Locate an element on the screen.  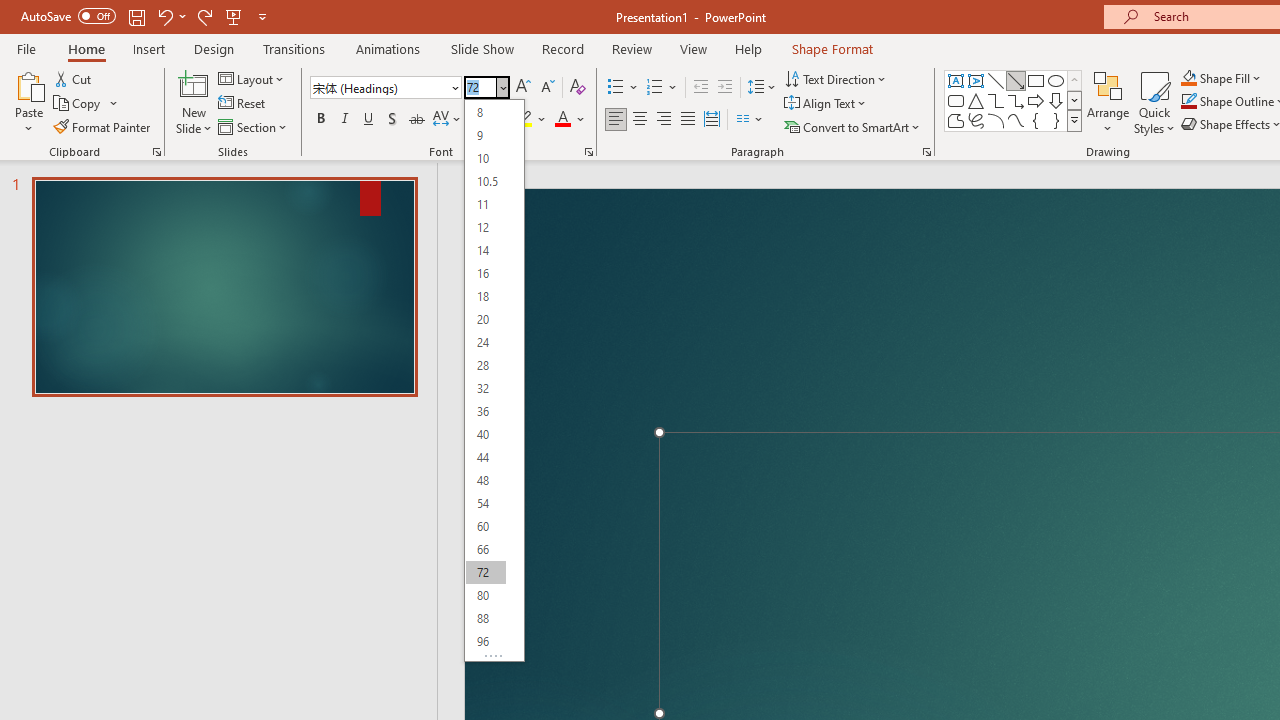
'32' is located at coordinates (485, 388).